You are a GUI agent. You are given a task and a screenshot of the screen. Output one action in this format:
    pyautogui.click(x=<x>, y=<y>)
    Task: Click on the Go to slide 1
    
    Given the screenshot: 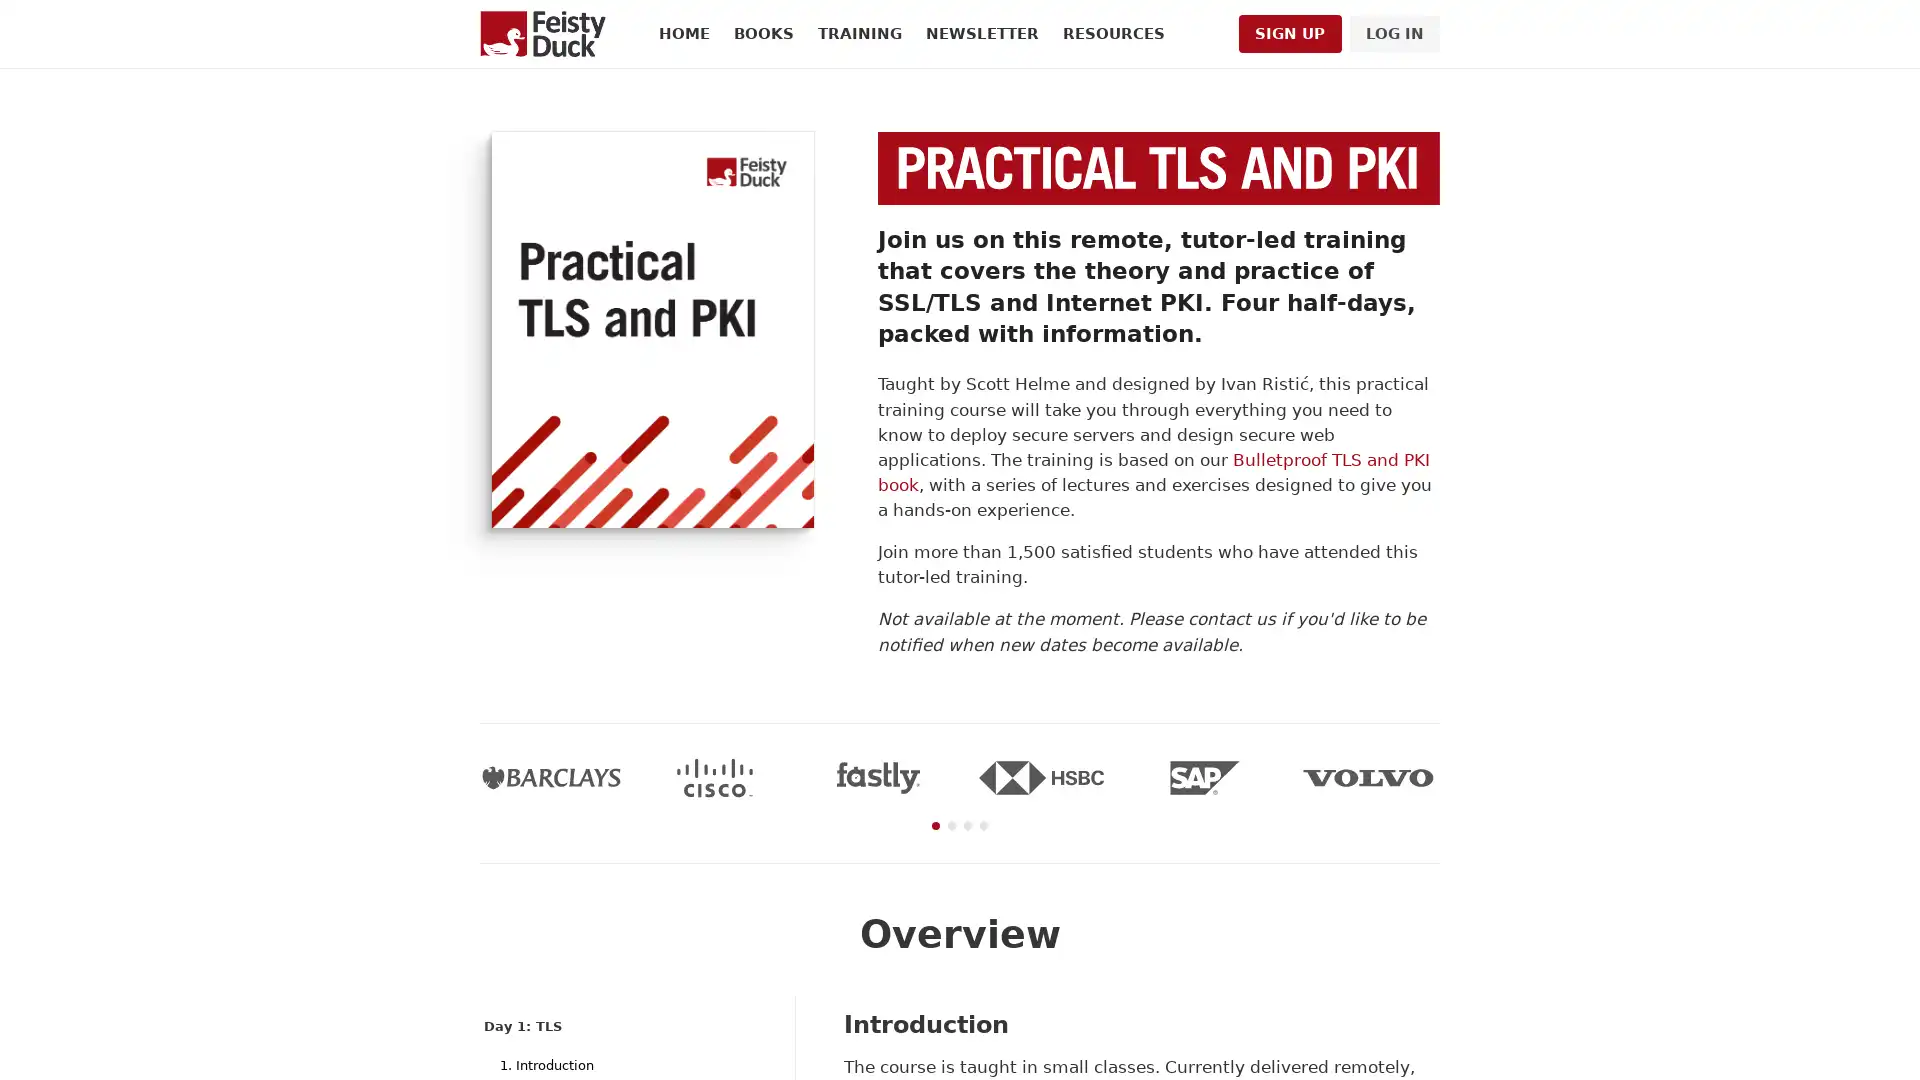 What is the action you would take?
    pyautogui.click(x=935, y=825)
    